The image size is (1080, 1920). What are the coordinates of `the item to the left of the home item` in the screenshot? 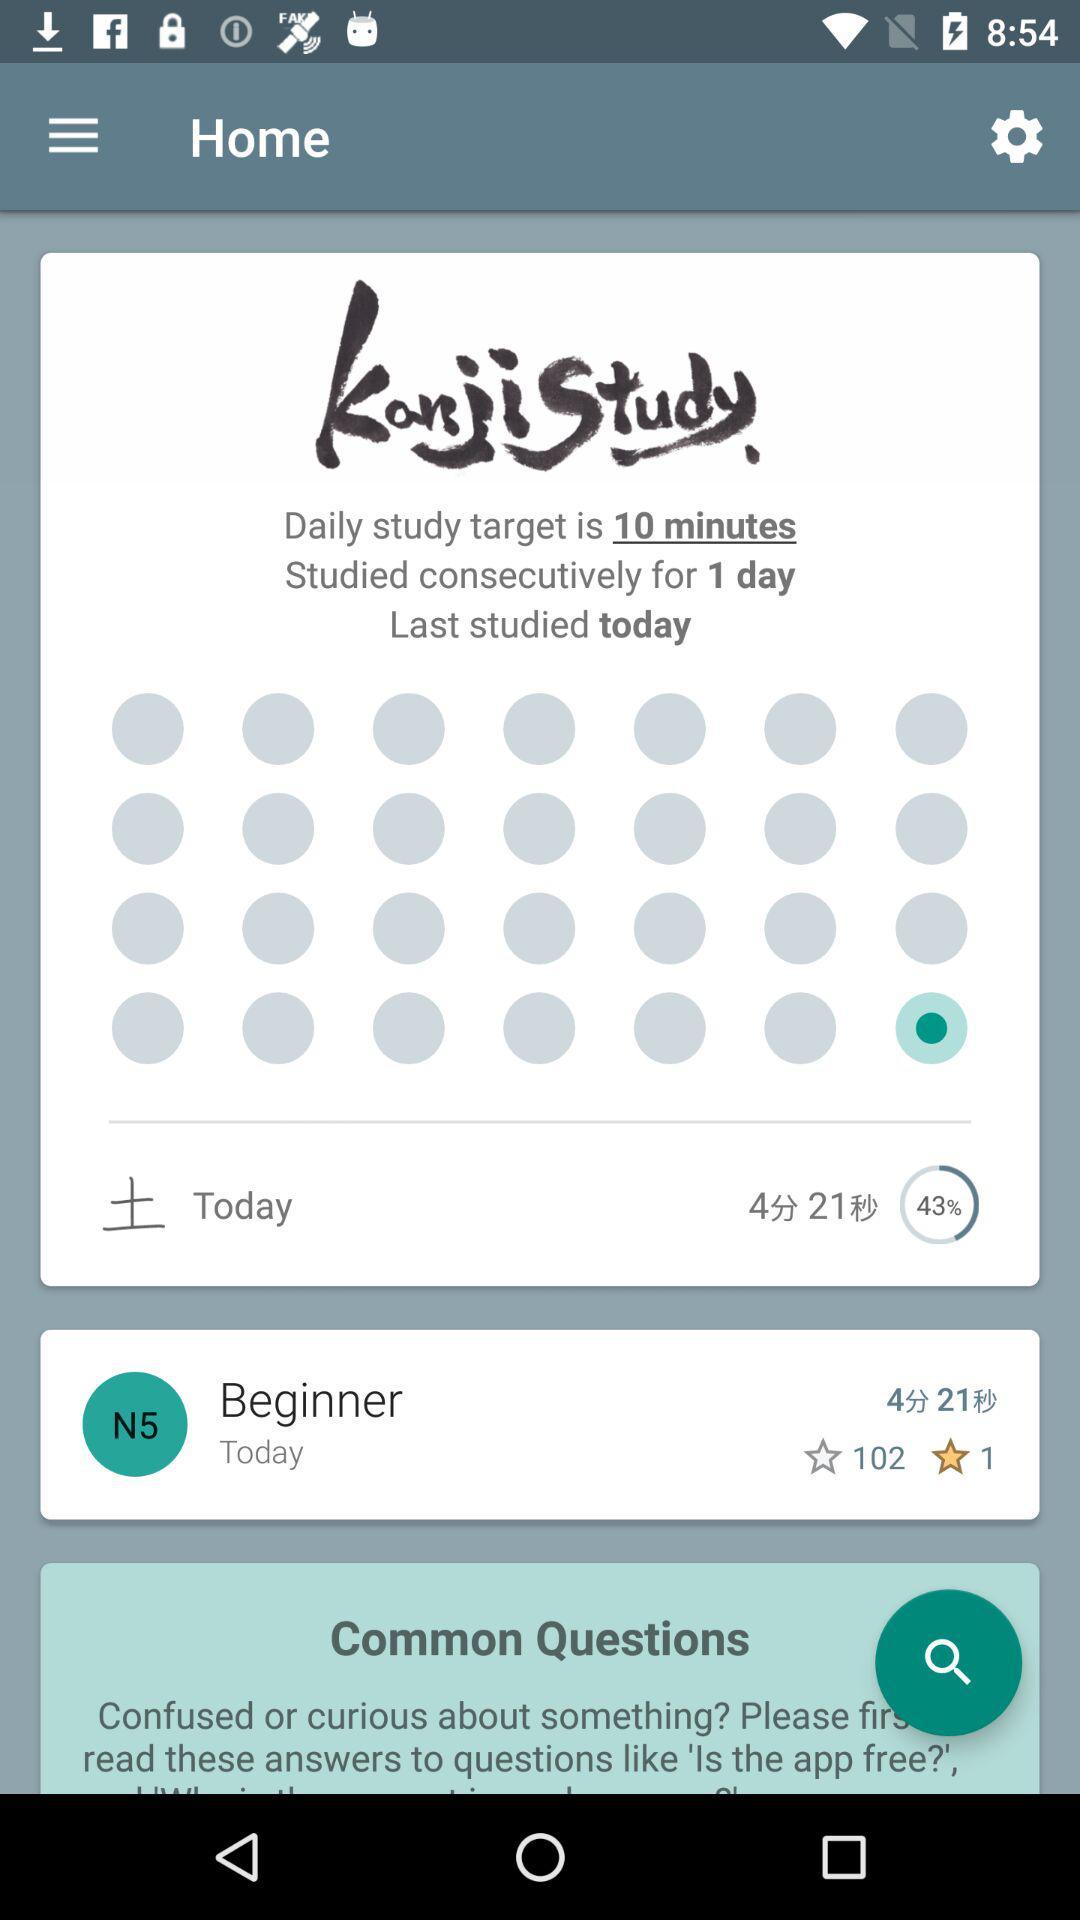 It's located at (72, 135).